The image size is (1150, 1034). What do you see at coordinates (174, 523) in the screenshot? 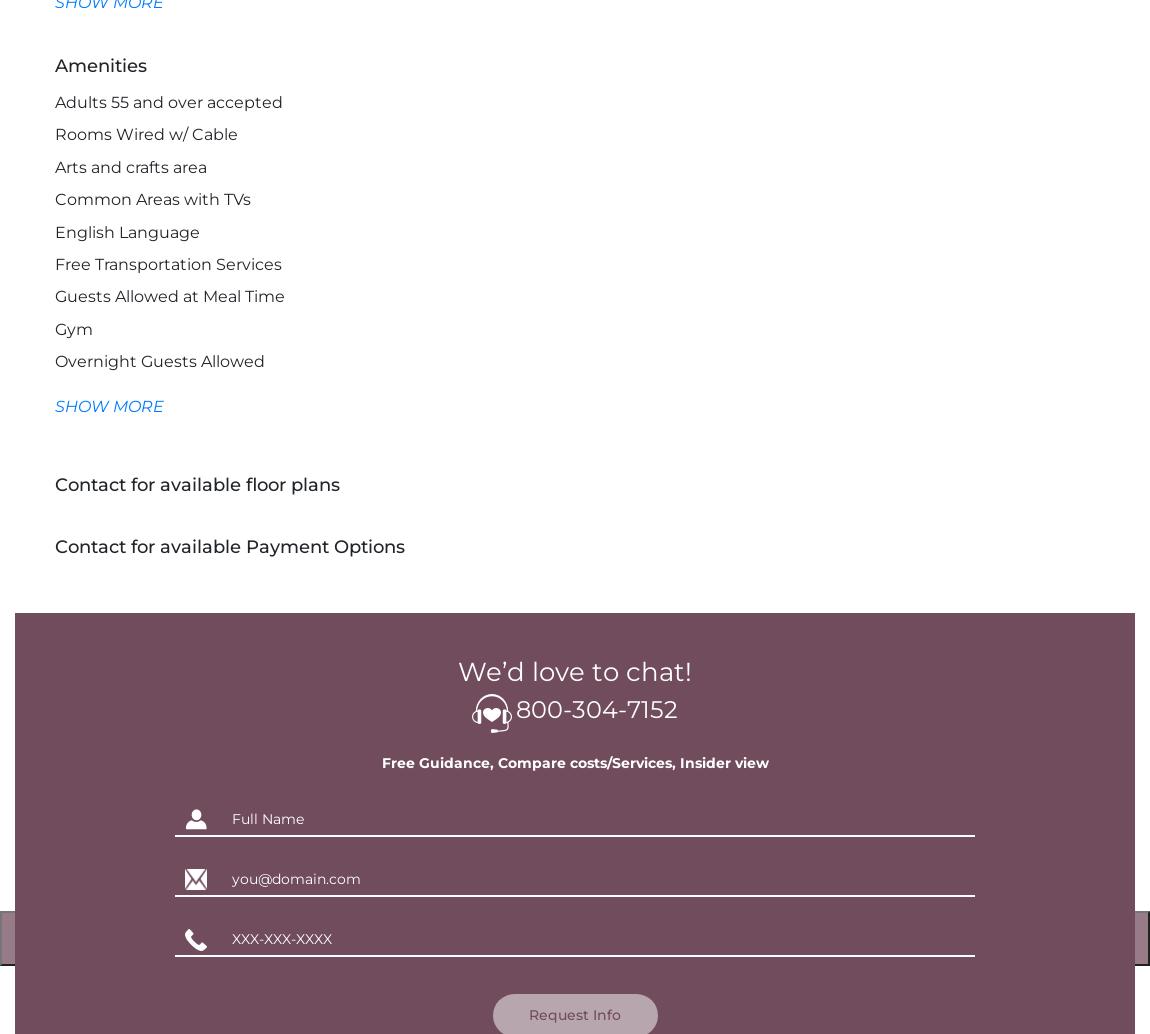
I see `'Kitchenette in resident rooms'` at bounding box center [174, 523].